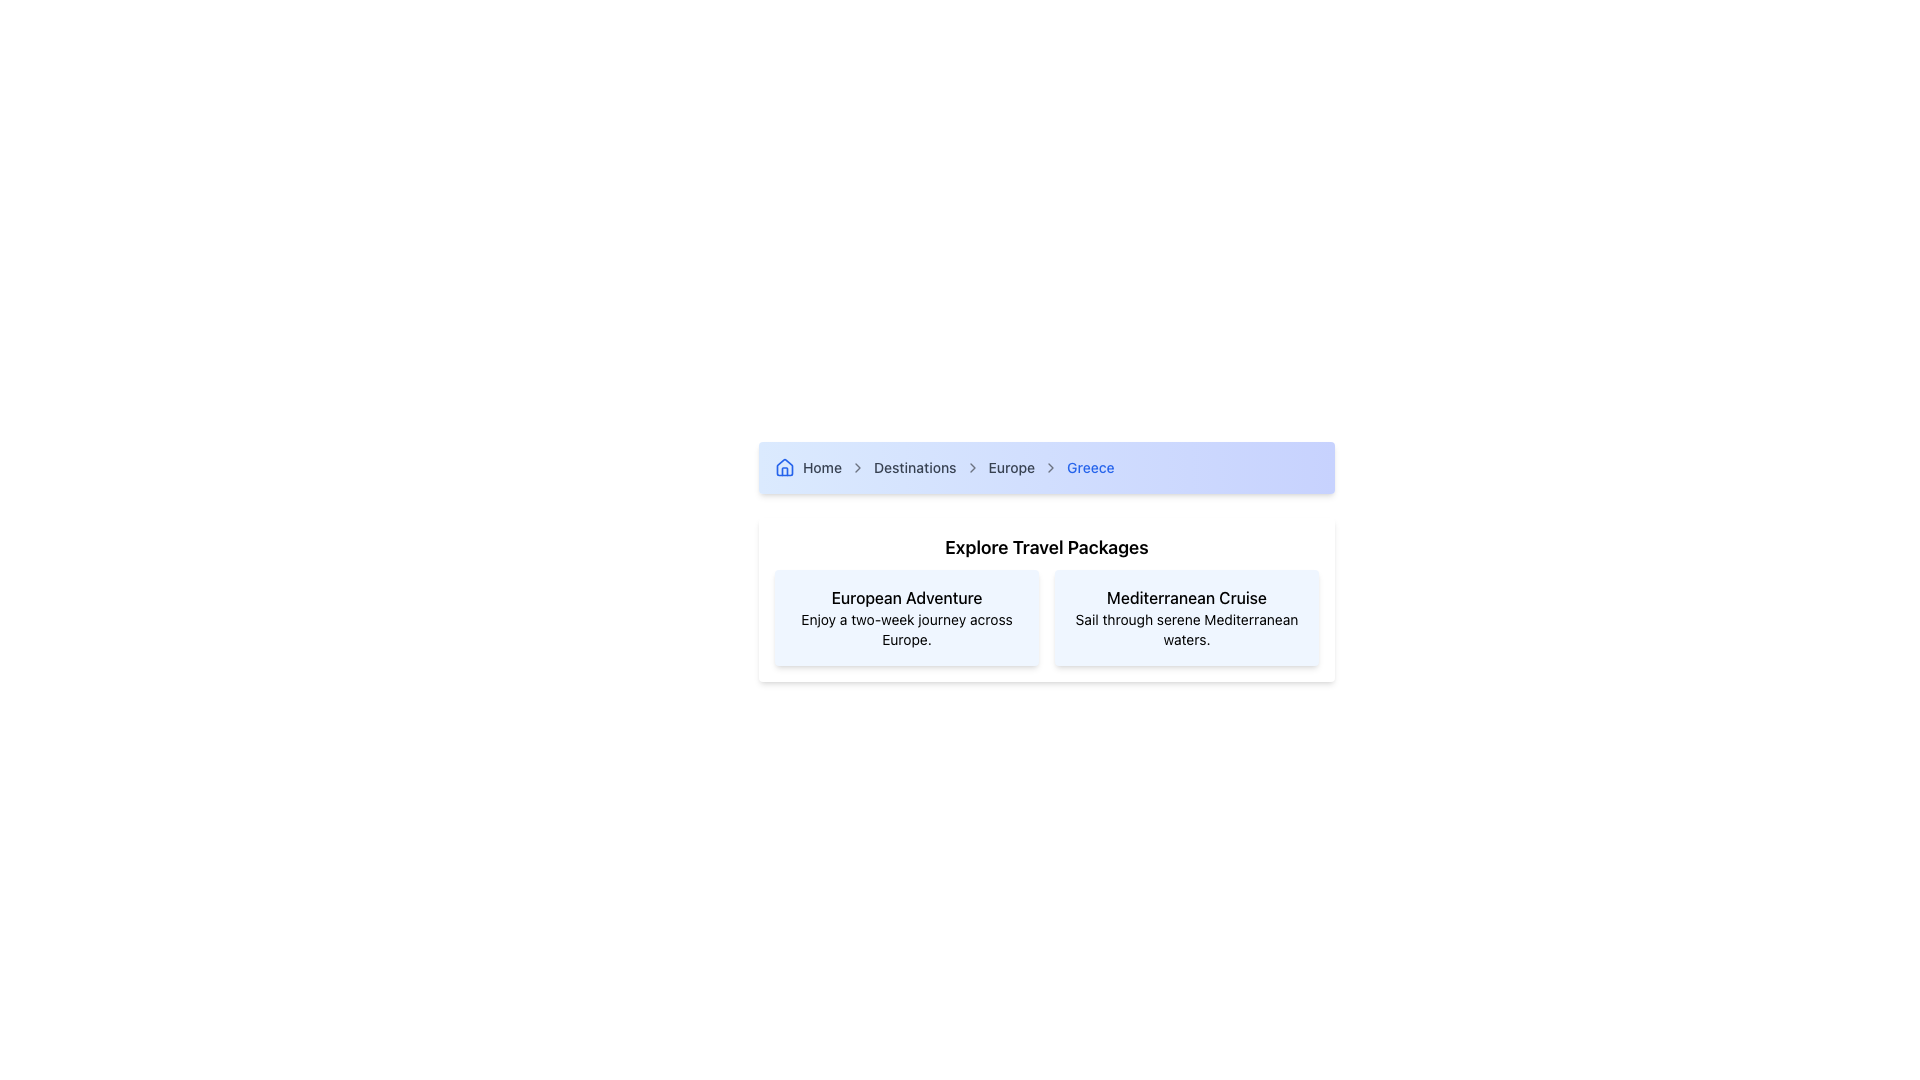  What do you see at coordinates (914, 467) in the screenshot?
I see `the 'Destinations' text label in the breadcrumb navigation` at bounding box center [914, 467].